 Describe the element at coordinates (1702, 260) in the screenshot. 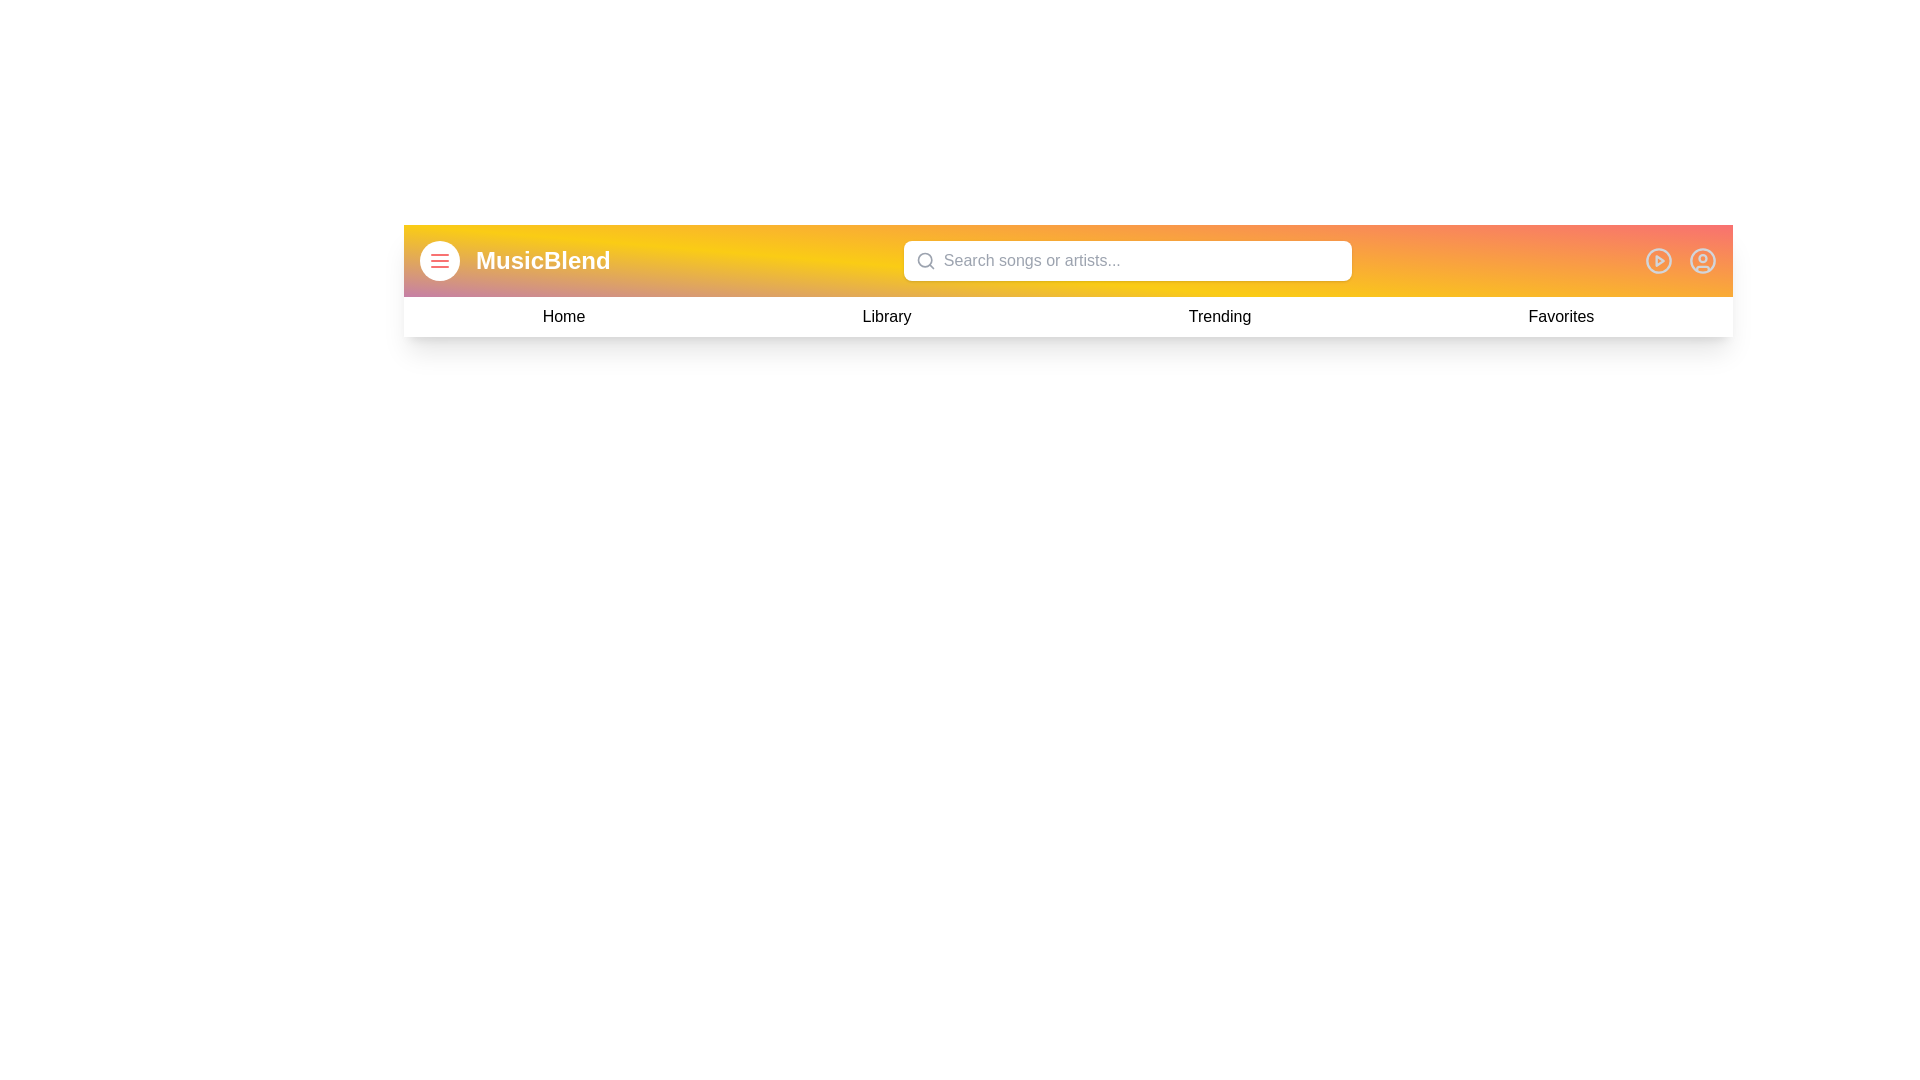

I see `the user profile icon to access the user profile` at that location.